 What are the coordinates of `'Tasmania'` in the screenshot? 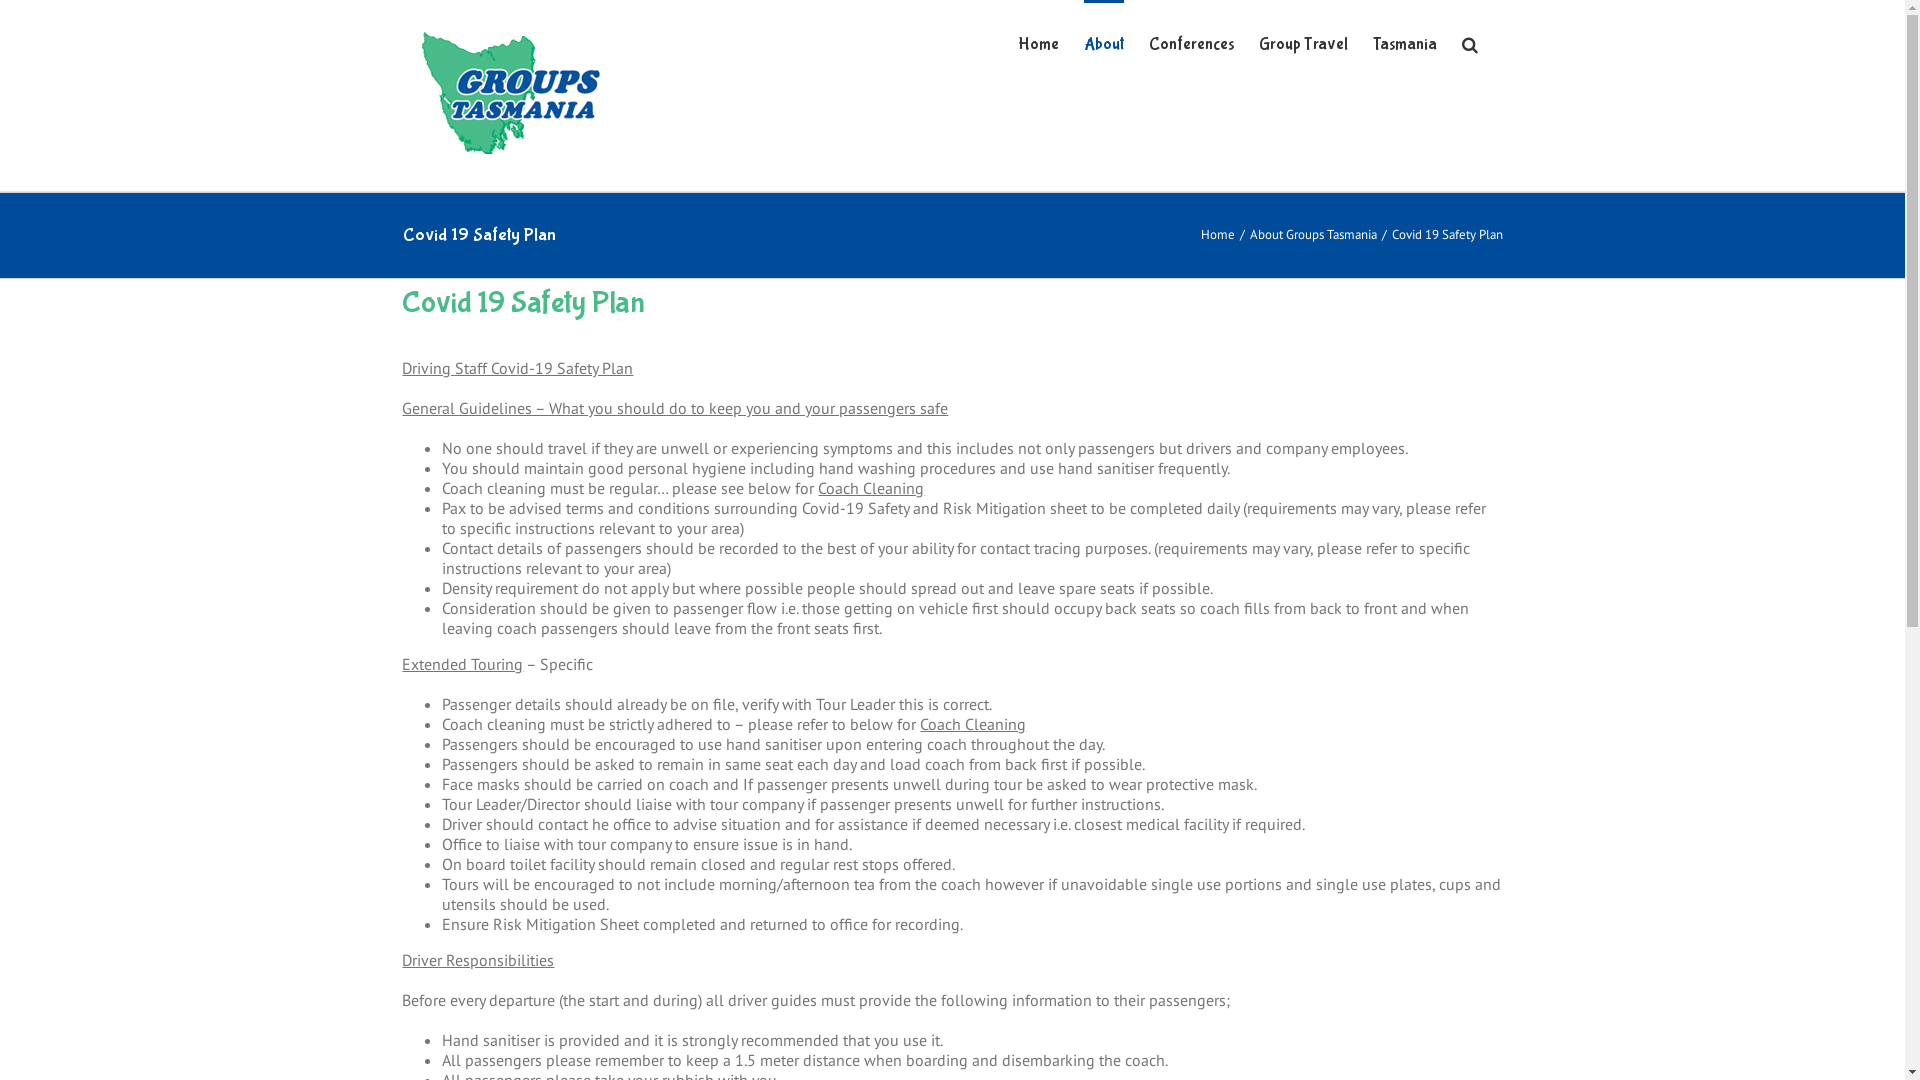 It's located at (1402, 42).